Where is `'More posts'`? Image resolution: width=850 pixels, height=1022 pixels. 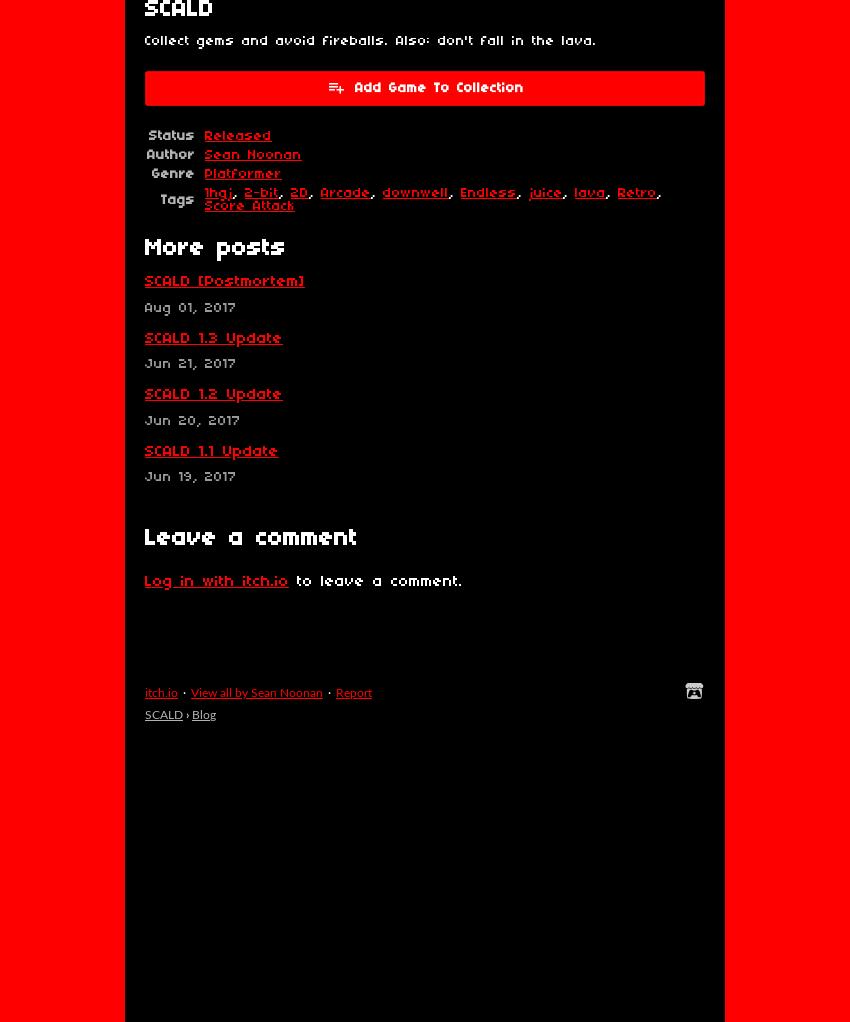 'More posts' is located at coordinates (215, 247).